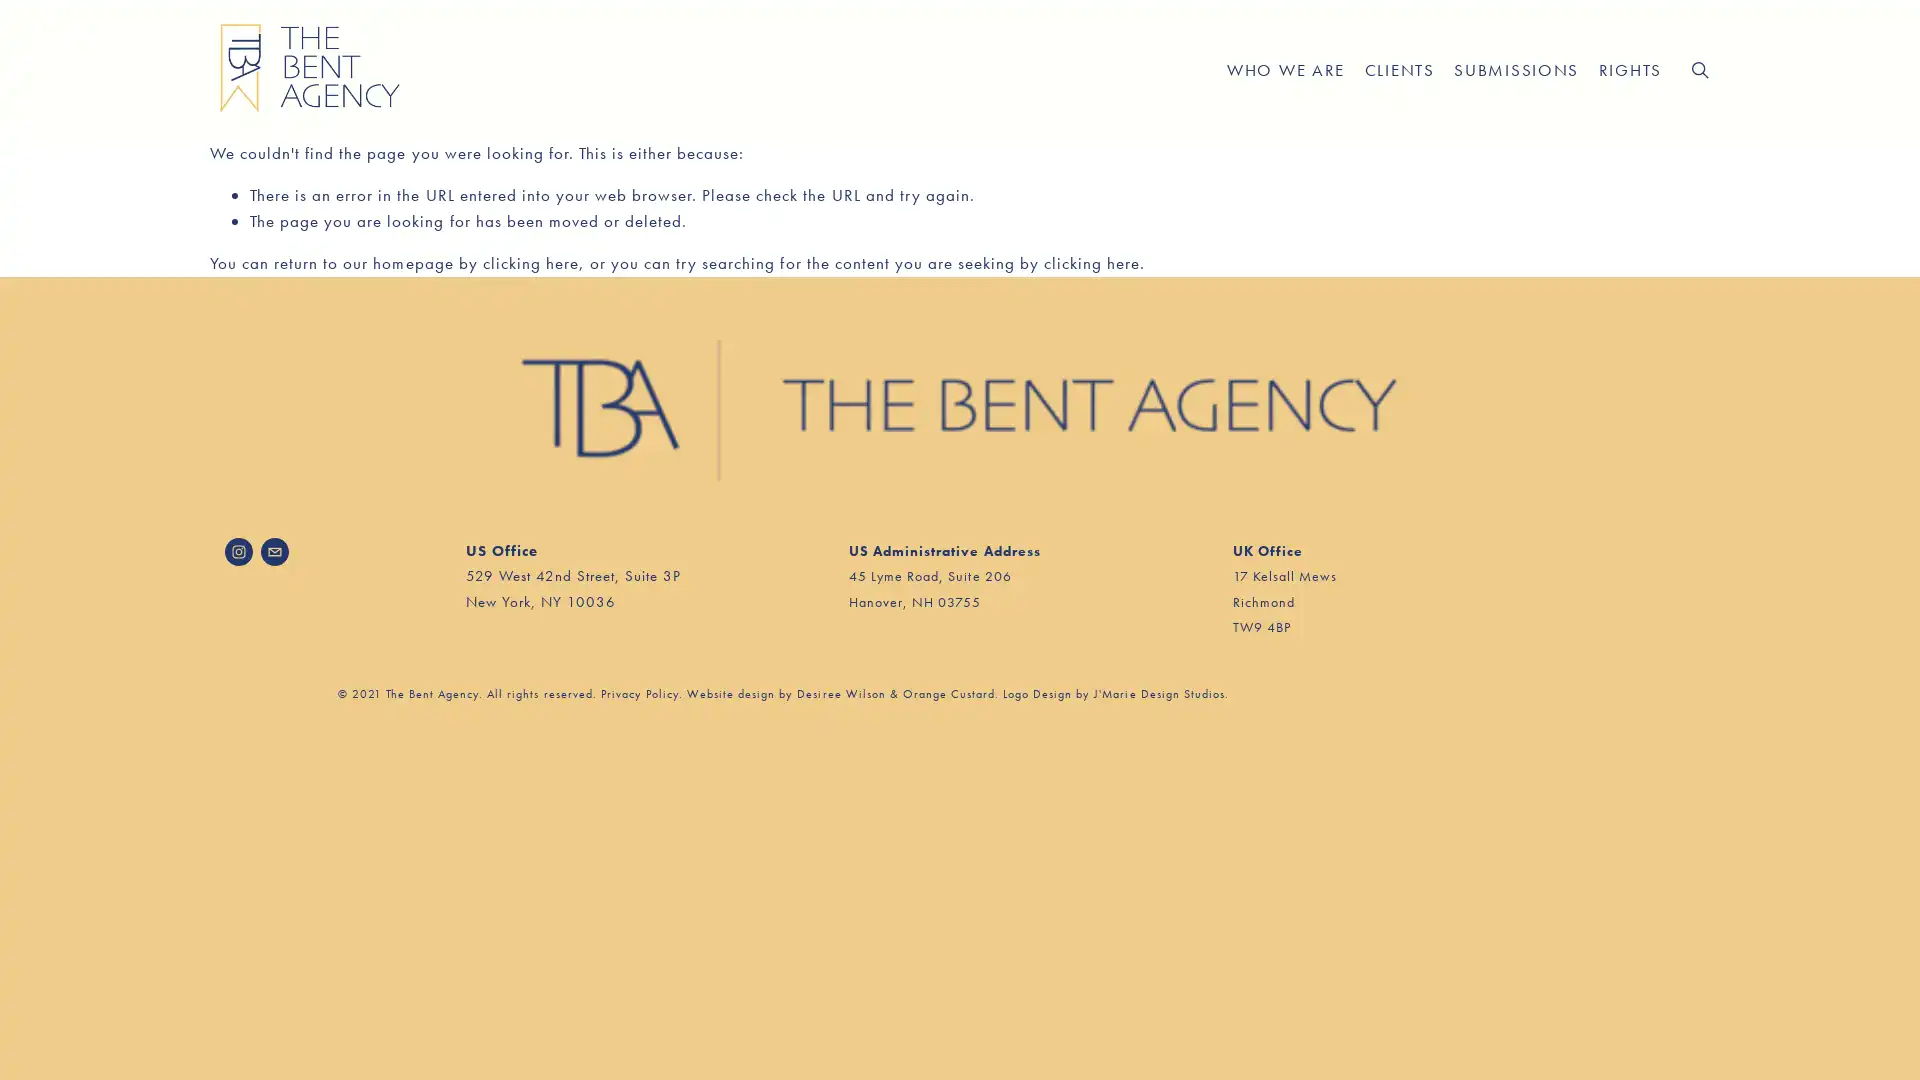 The height and width of the screenshot is (1080, 1920). Describe the element at coordinates (1698, 68) in the screenshot. I see `Search` at that location.